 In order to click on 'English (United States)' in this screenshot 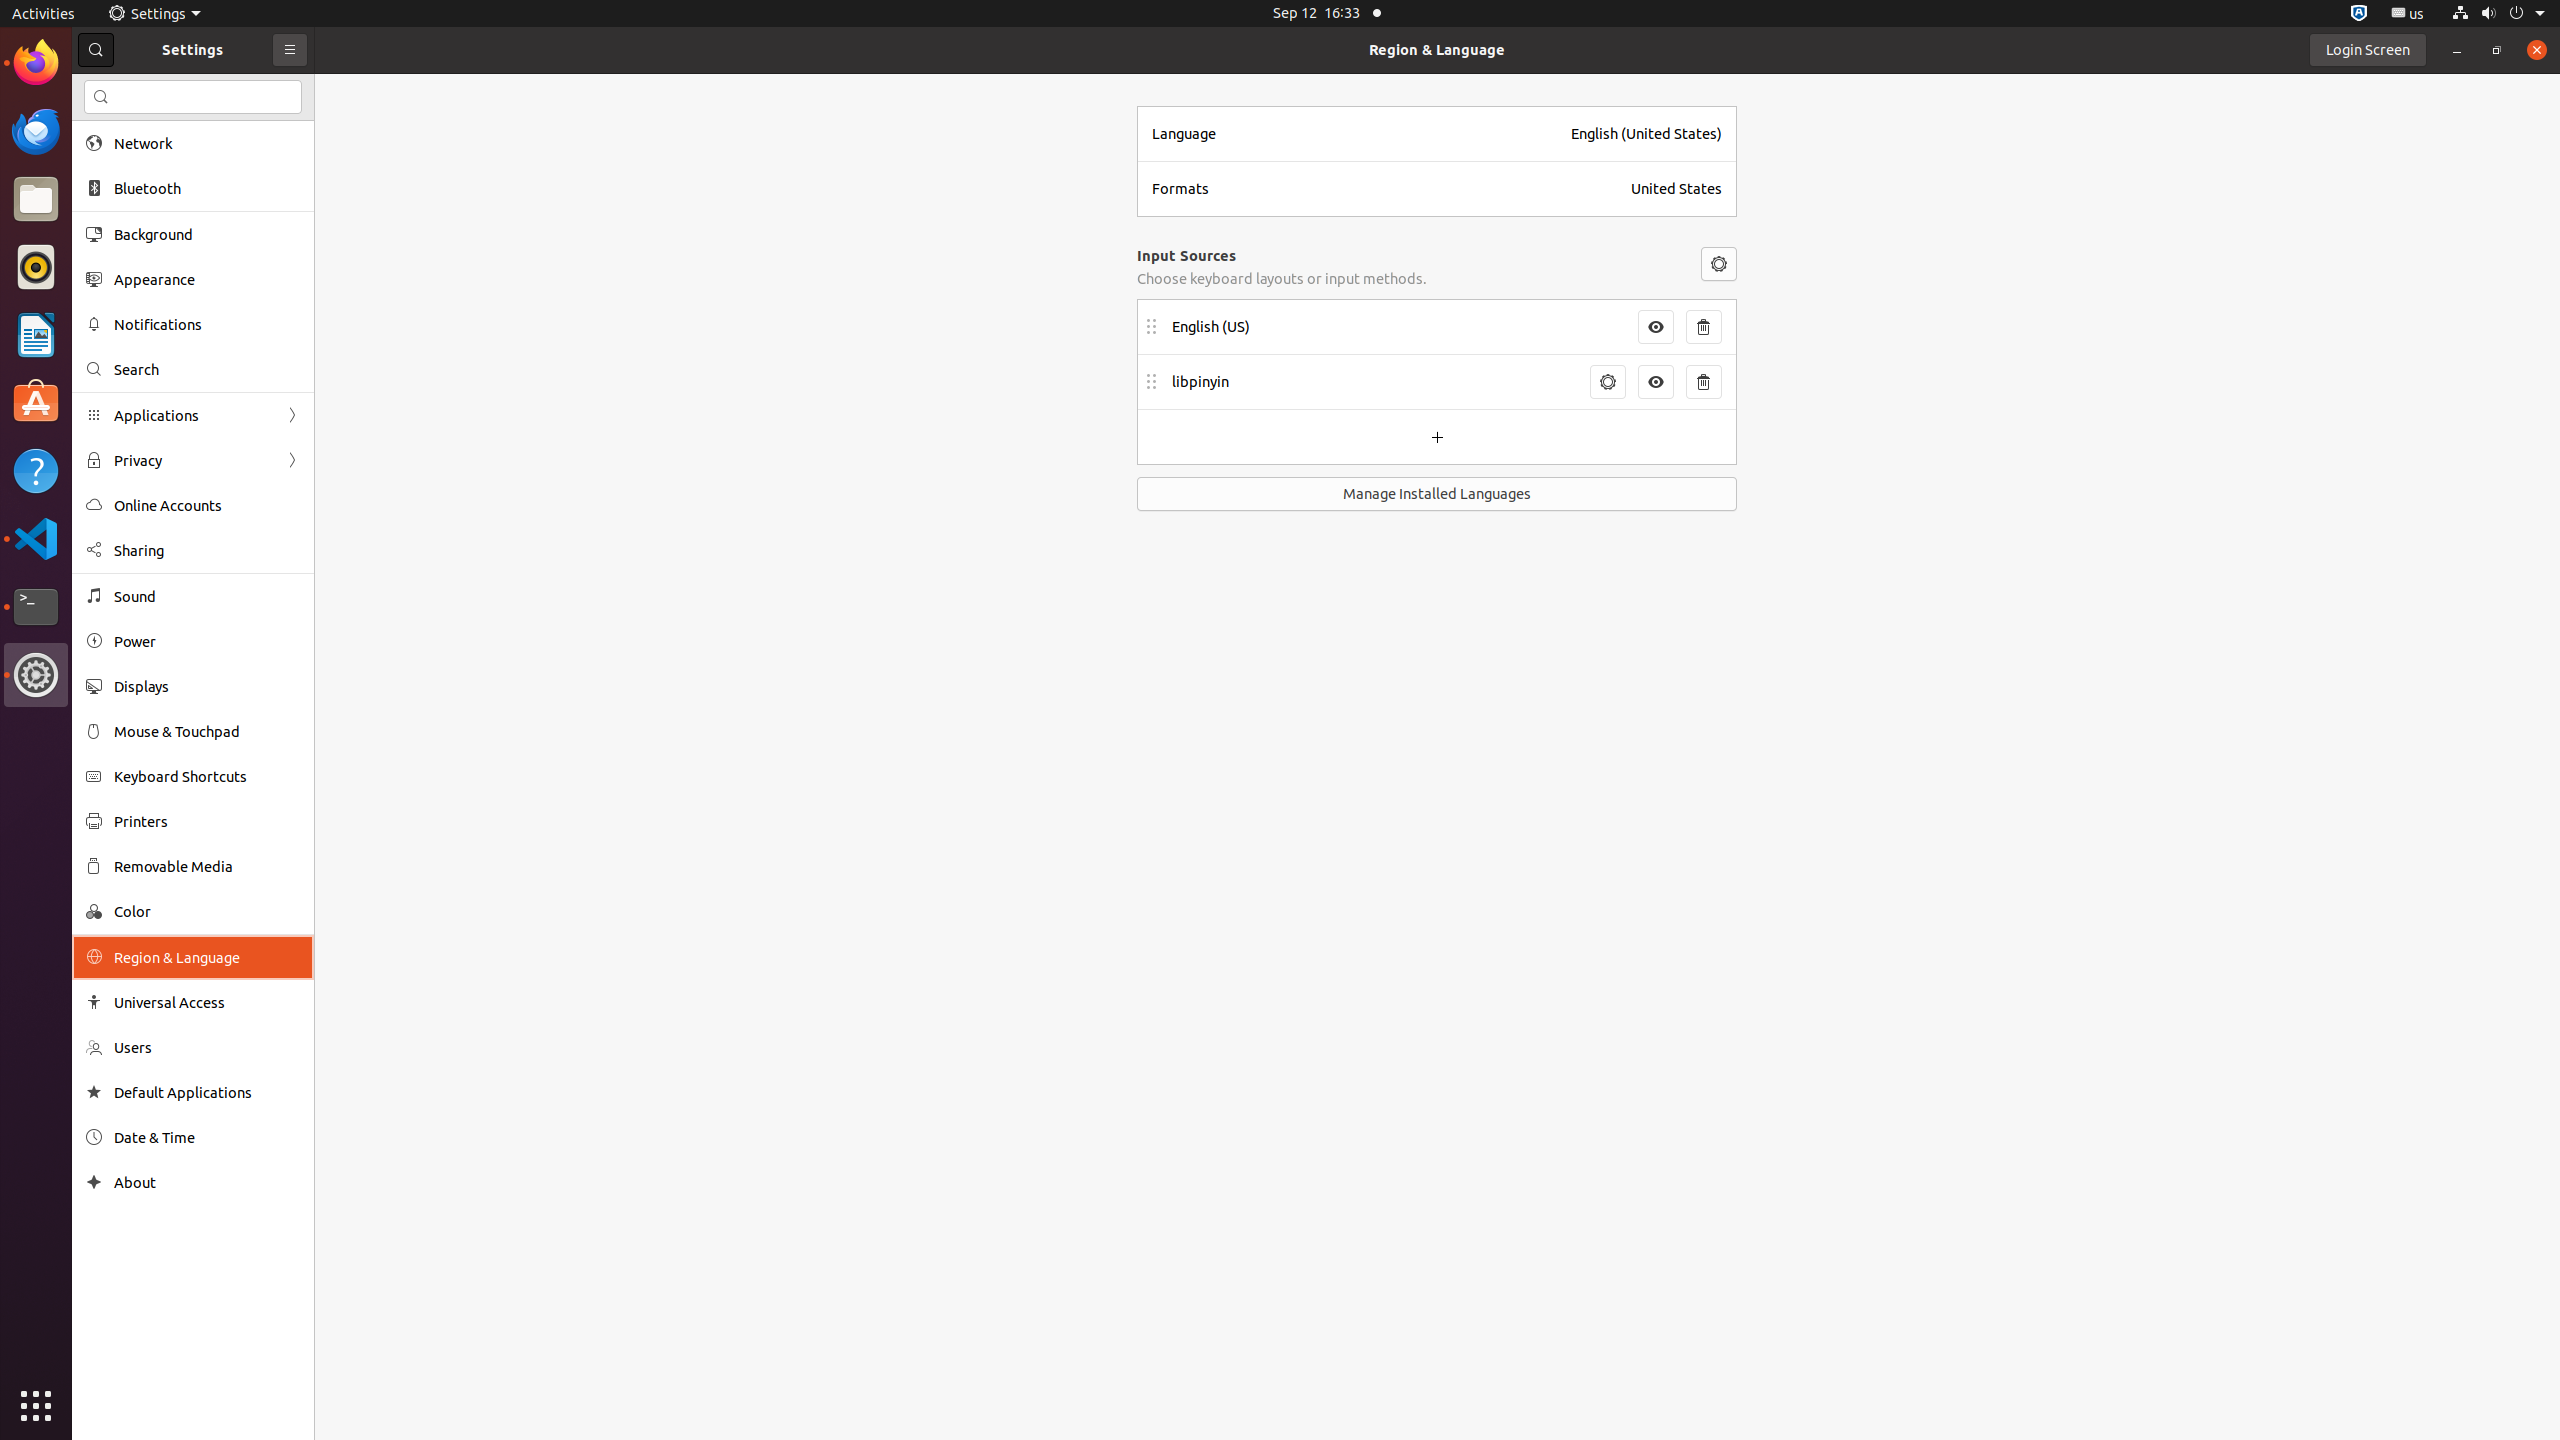, I will do `click(1646, 134)`.